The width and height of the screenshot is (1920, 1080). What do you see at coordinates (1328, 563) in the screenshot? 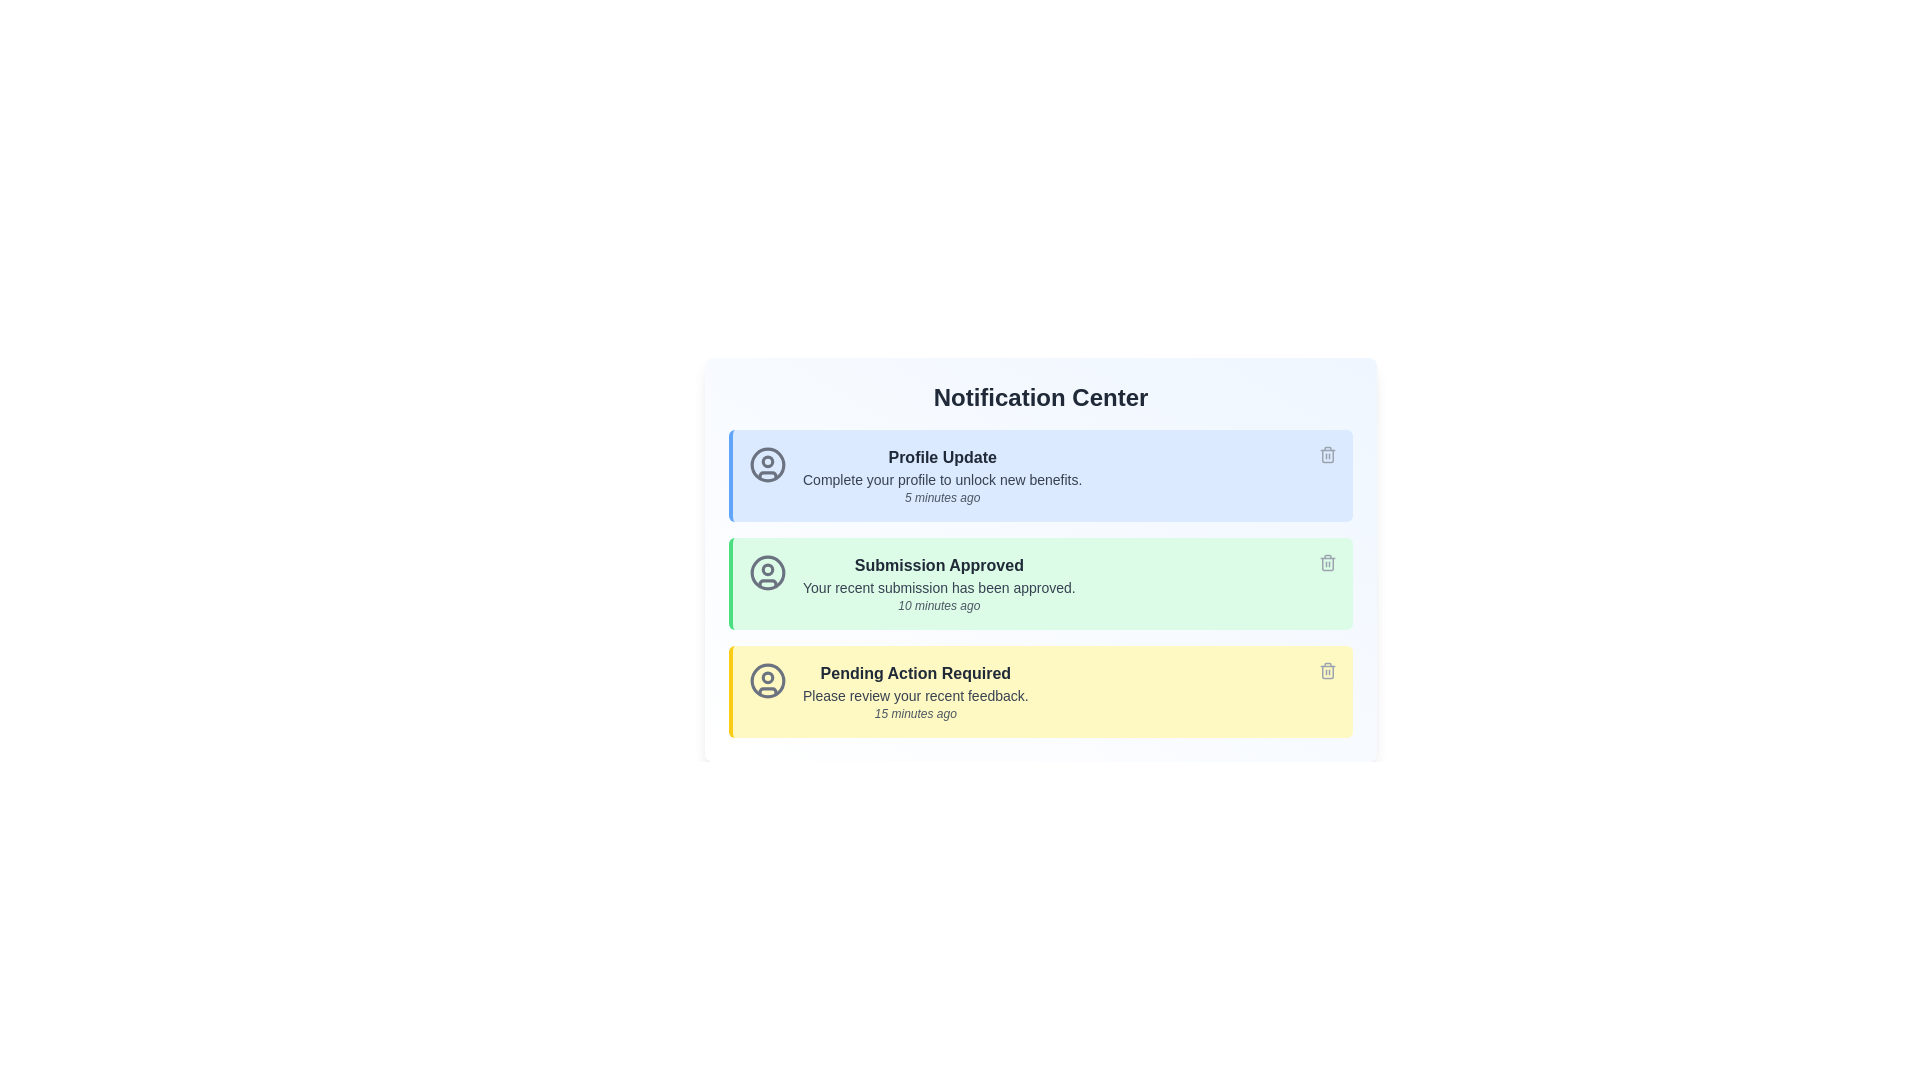
I see `the small gray trash bin icon located on the right-hand side of the green notification box labeled 'Submission Approved'` at bounding box center [1328, 563].